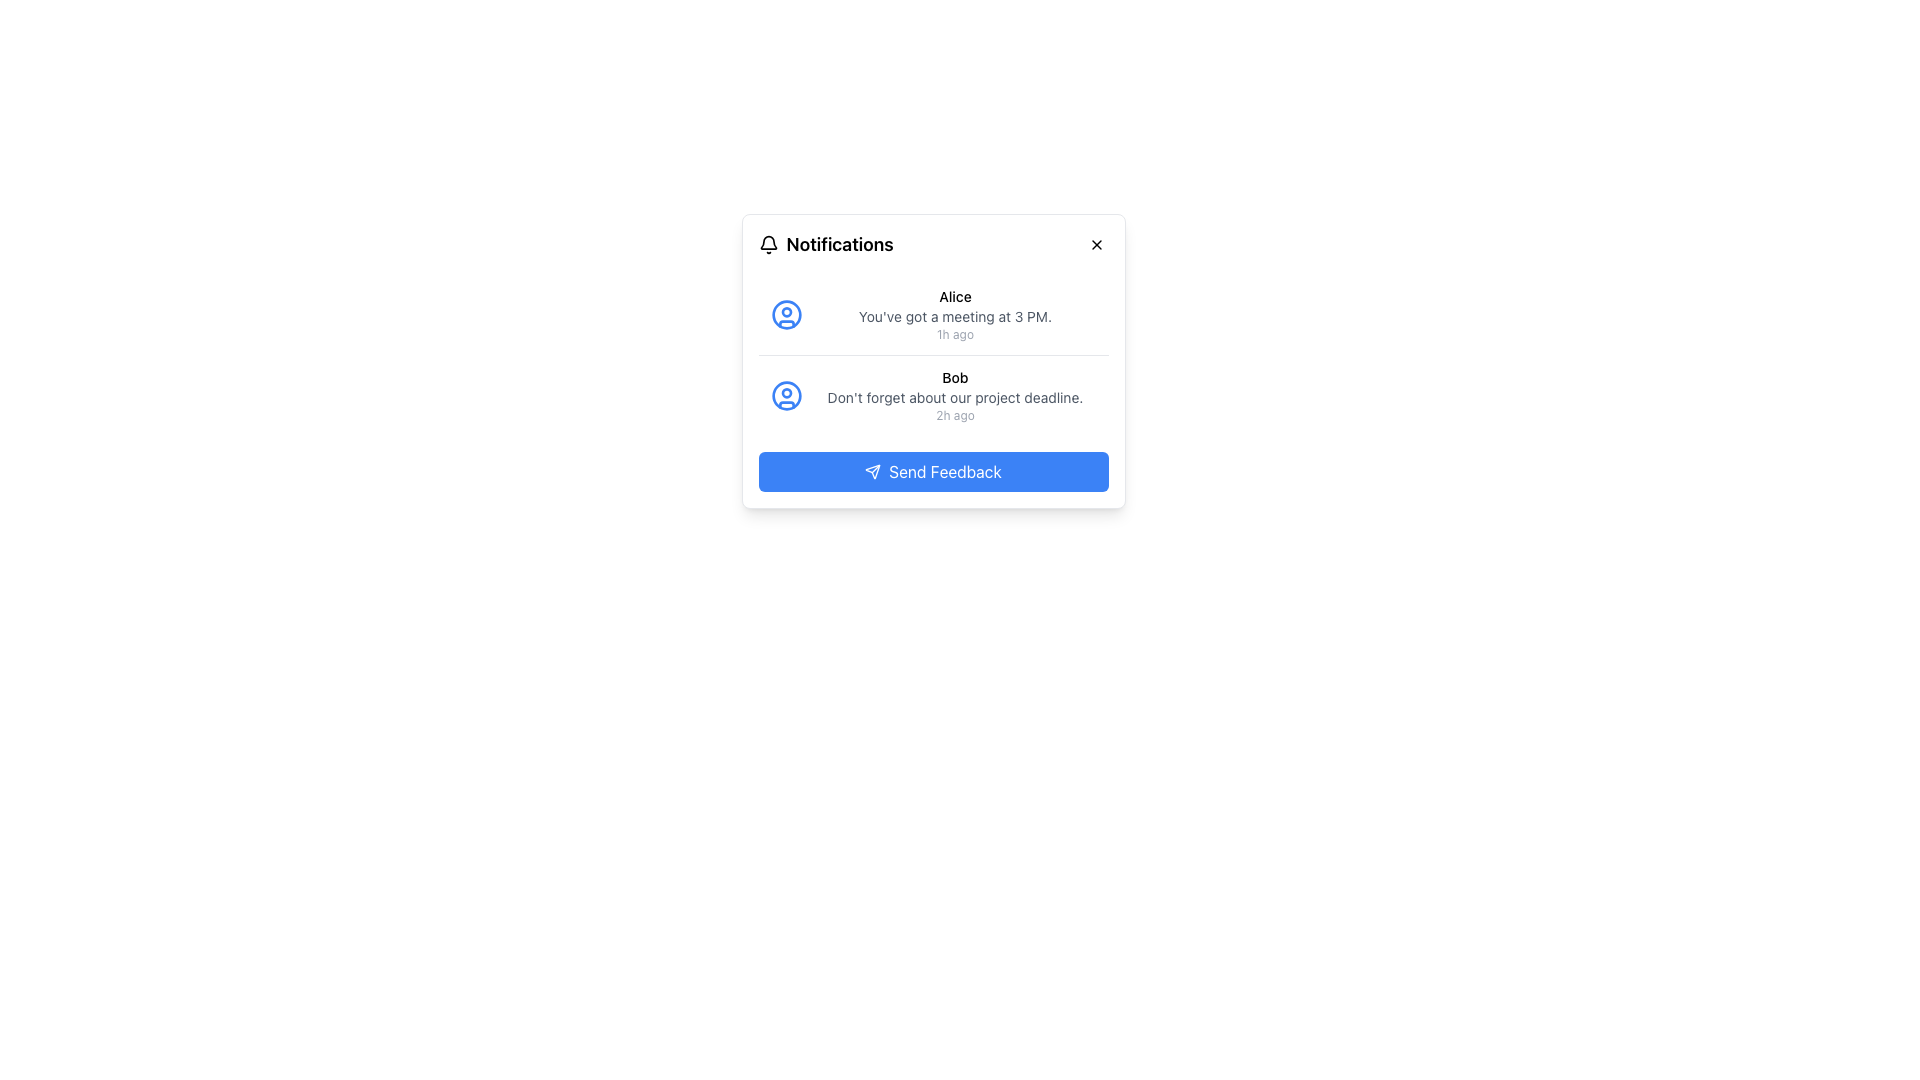  Describe the element at coordinates (1095, 244) in the screenshot. I see `the Close button with an 'X' icon located at the top-right corner of the notification card to observe the background color change` at that location.